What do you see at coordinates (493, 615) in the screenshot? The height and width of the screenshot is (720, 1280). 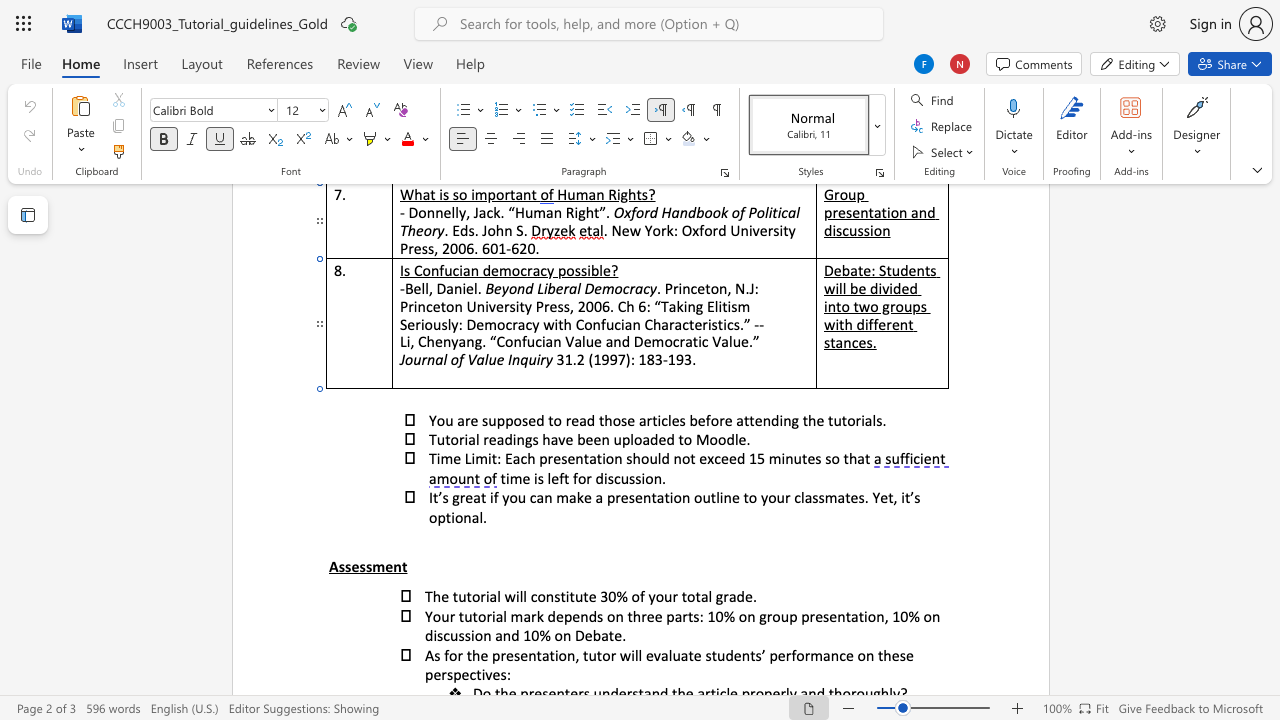 I see `the 1th character "i" in the text` at bounding box center [493, 615].